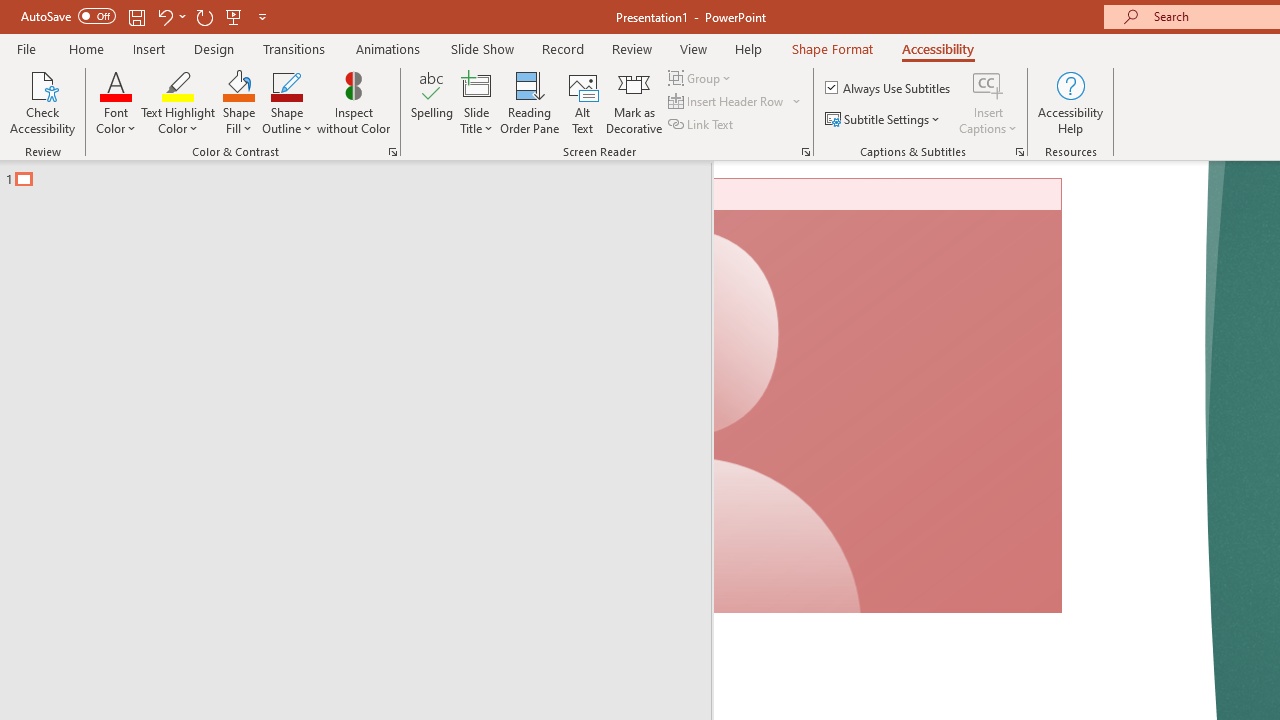  What do you see at coordinates (178, 103) in the screenshot?
I see `'Text Highlight Color'` at bounding box center [178, 103].